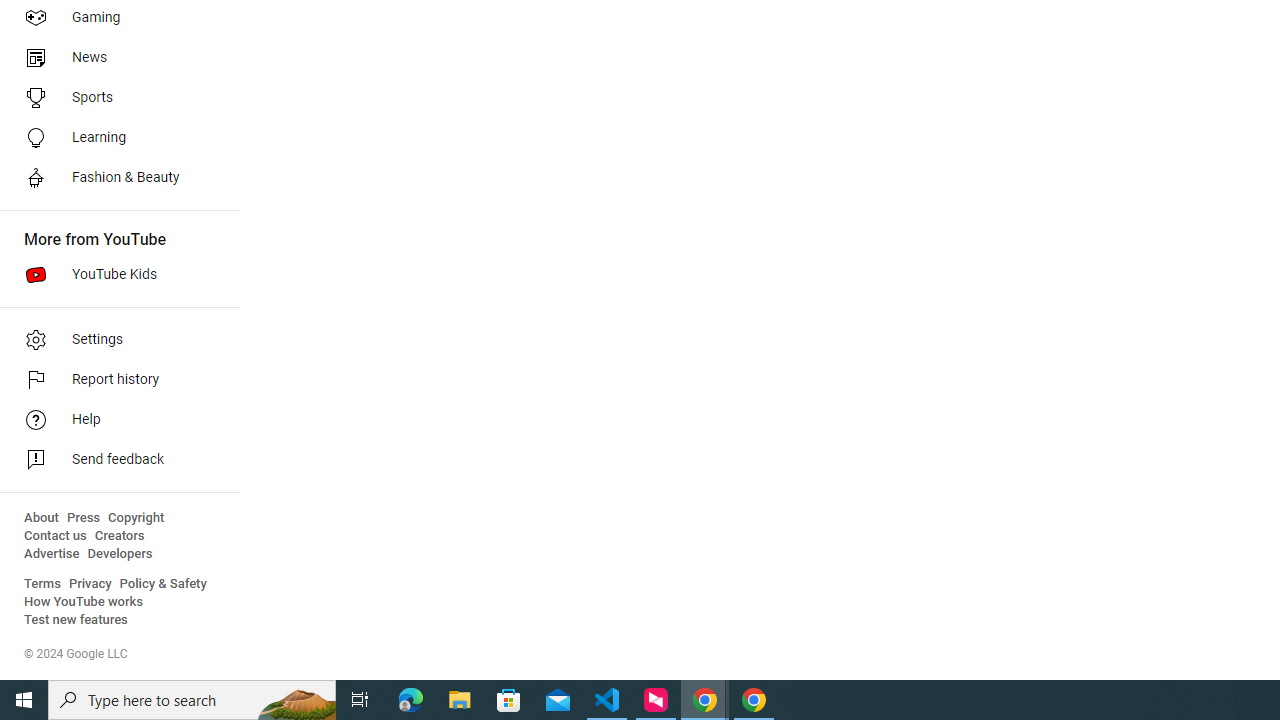 Image resolution: width=1280 pixels, height=720 pixels. What do you see at coordinates (119, 554) in the screenshot?
I see `'Developers'` at bounding box center [119, 554].